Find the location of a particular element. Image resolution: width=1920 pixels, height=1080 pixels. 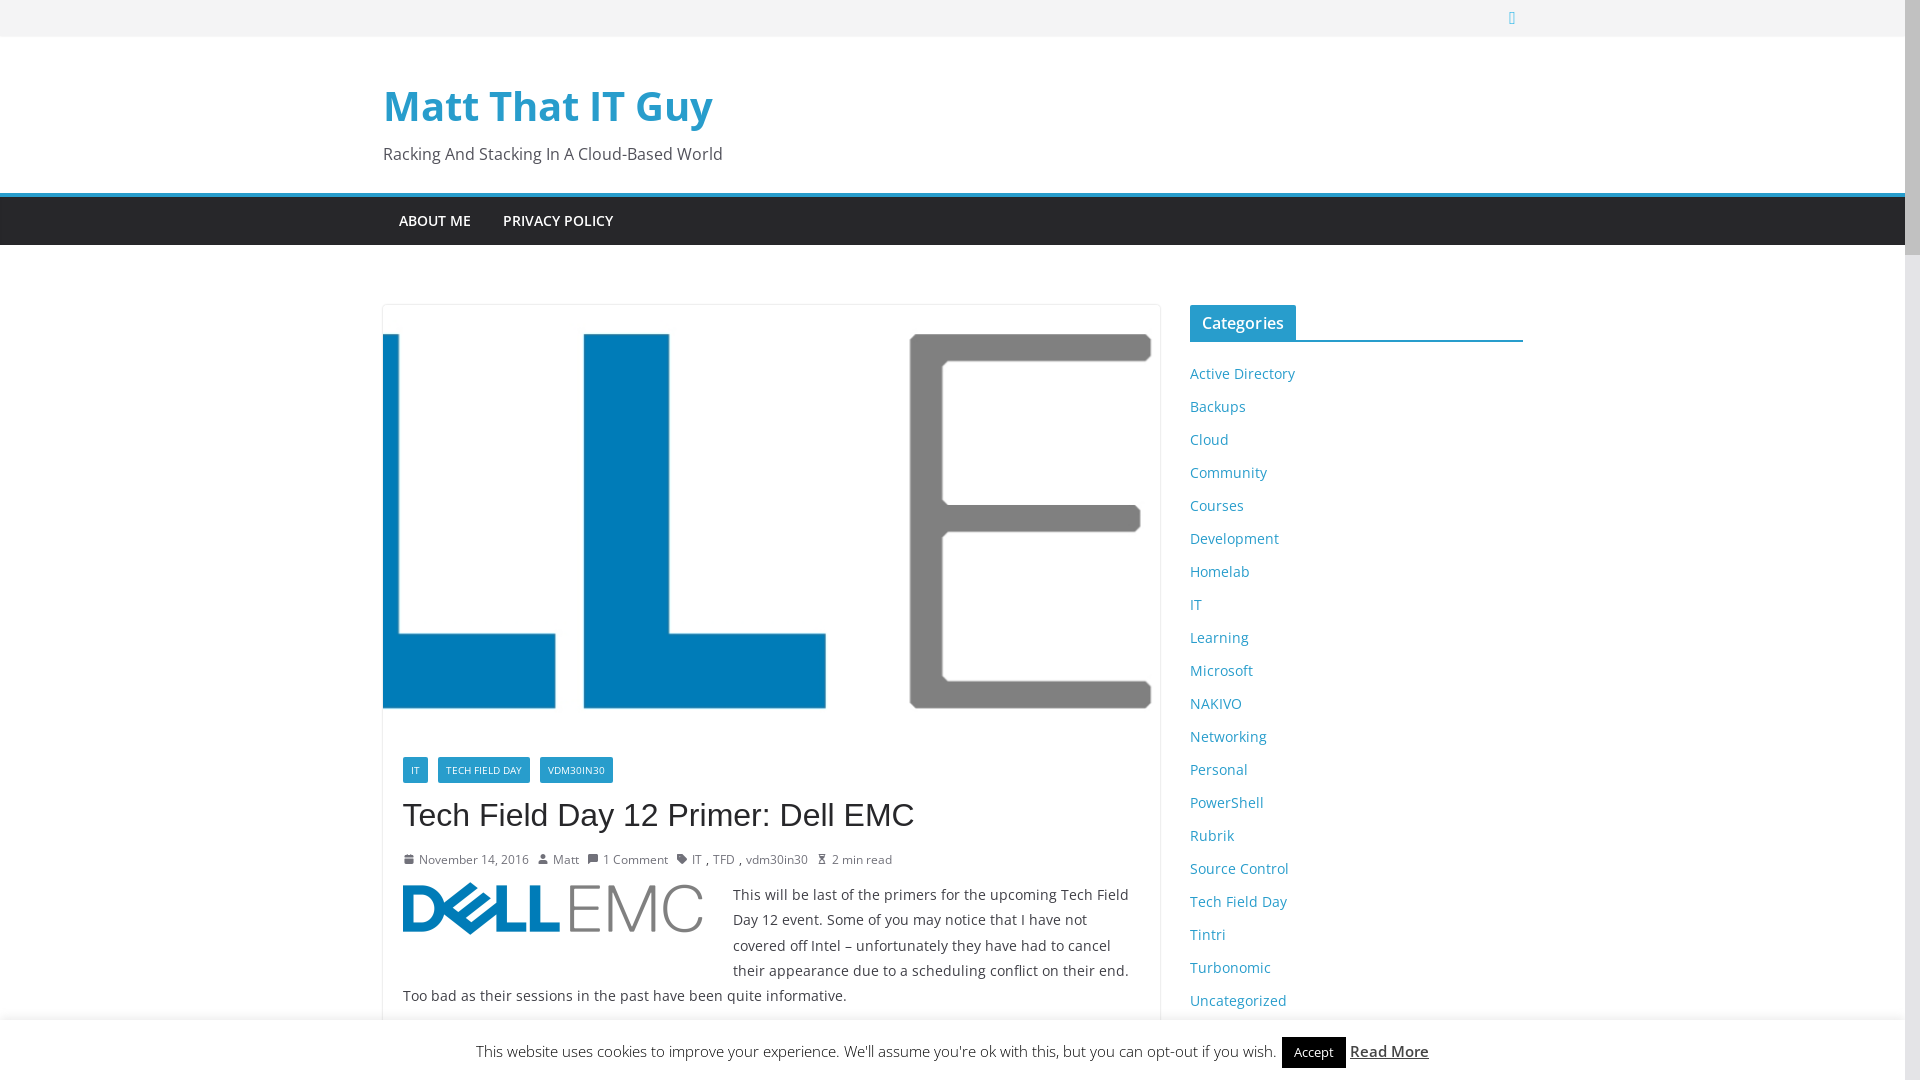

'IT' is located at coordinates (691, 859).